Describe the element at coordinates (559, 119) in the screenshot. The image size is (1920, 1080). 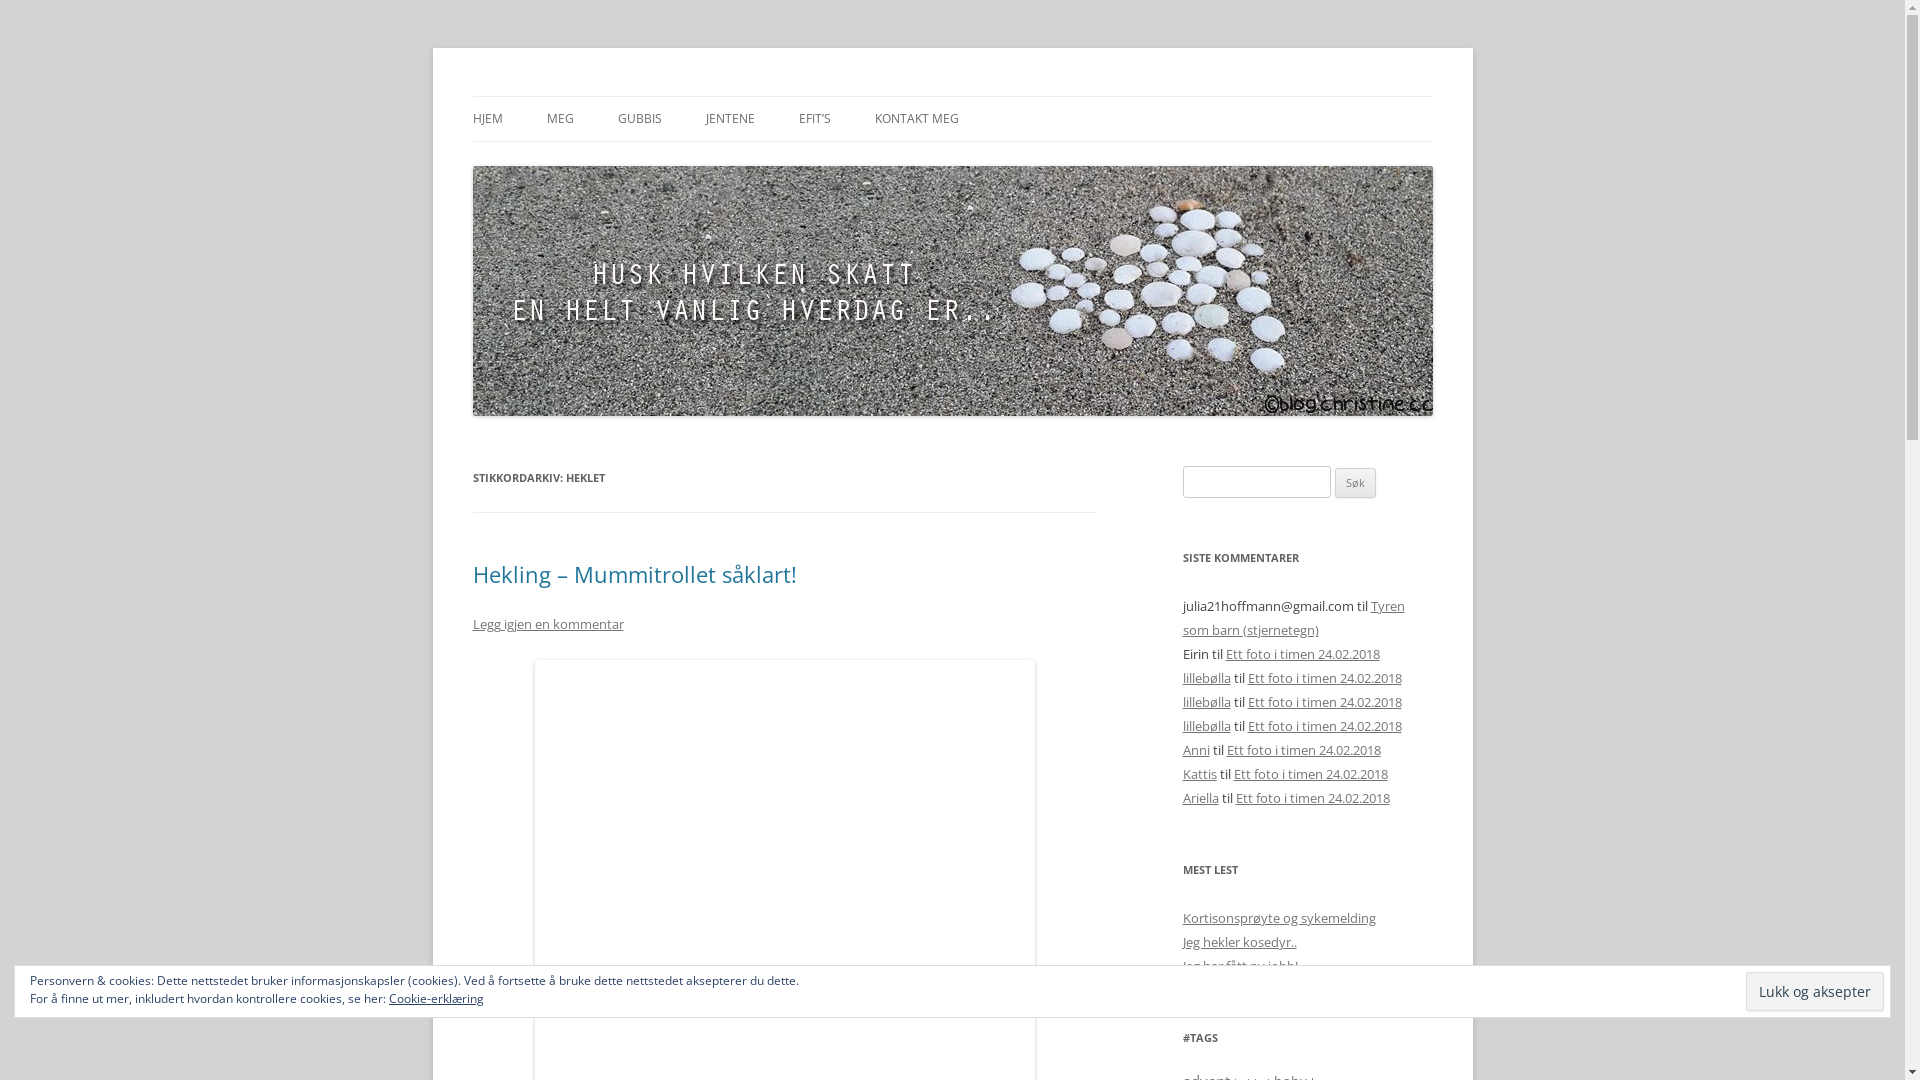
I see `'MEG'` at that location.